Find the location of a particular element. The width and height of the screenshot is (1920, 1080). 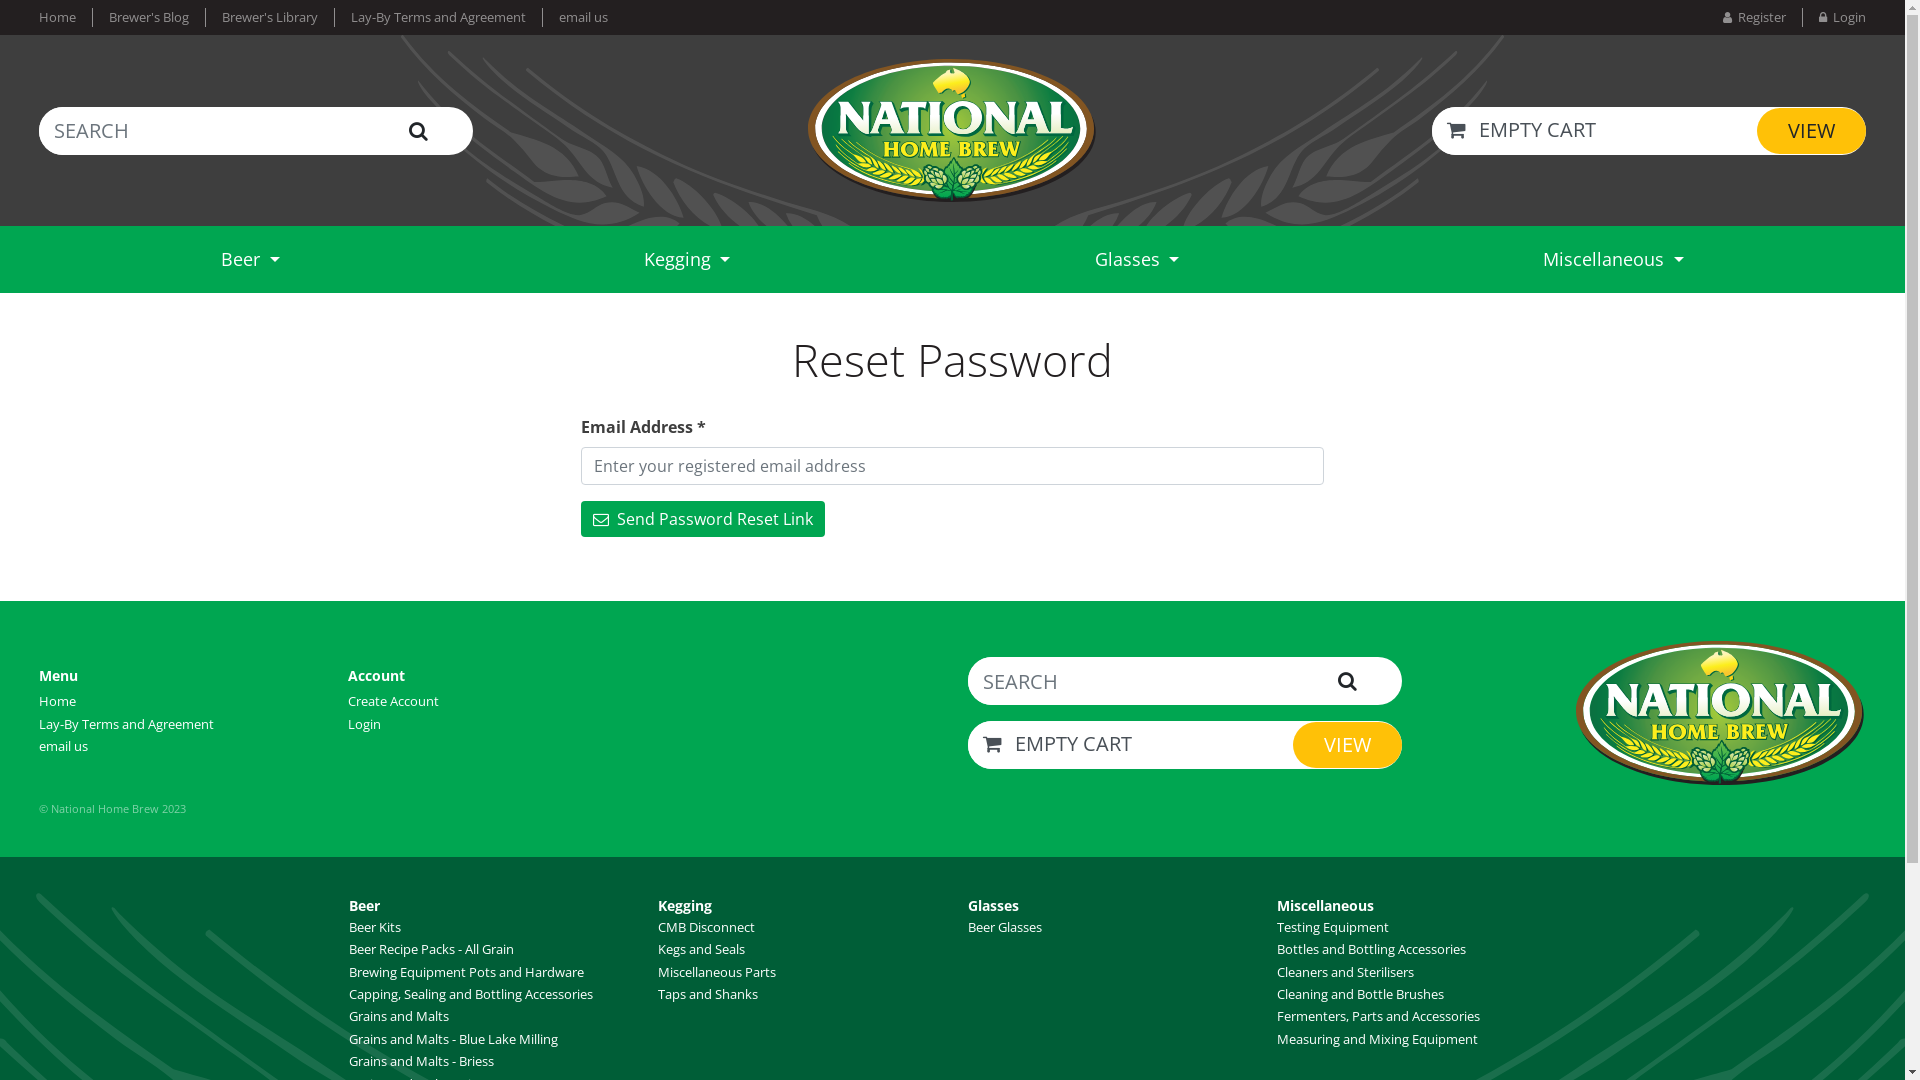

'Beer Kits' is located at coordinates (349, 926).